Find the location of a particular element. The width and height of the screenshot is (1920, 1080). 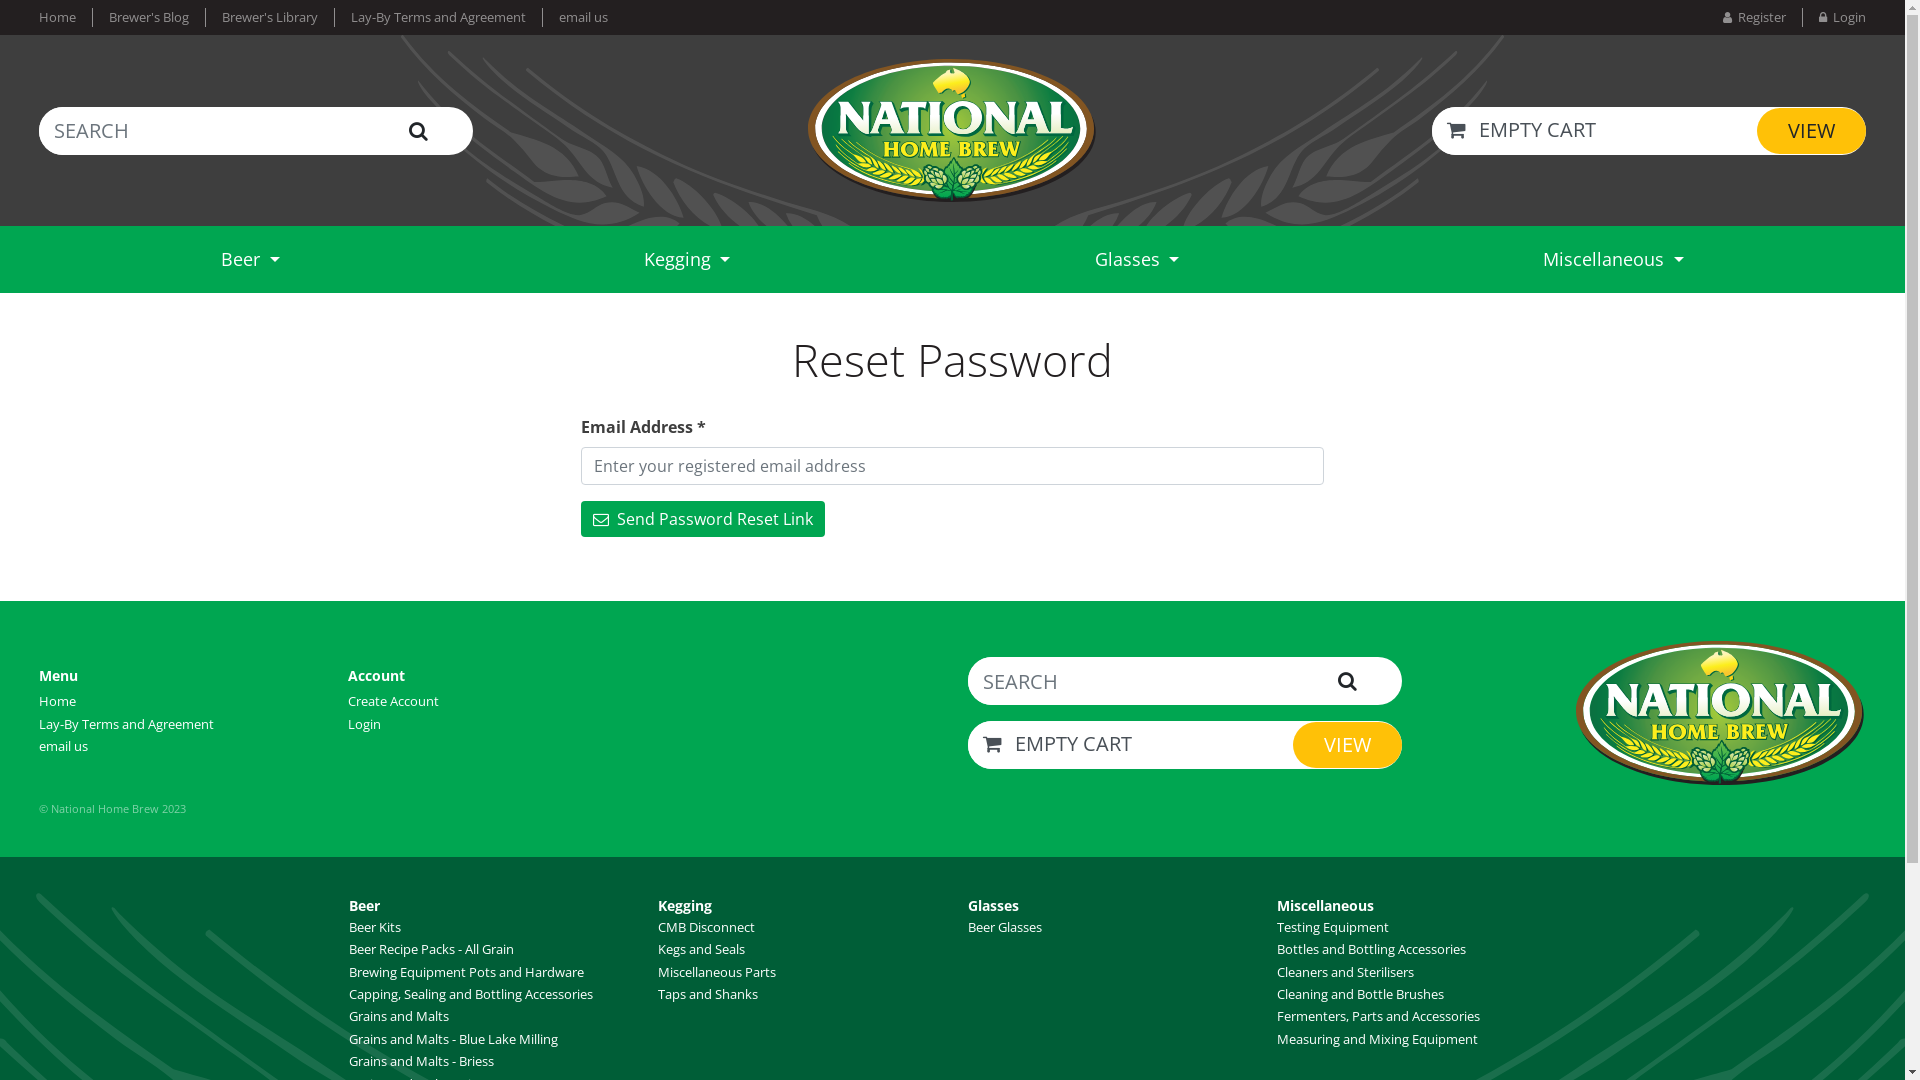

'Beer Kits' is located at coordinates (349, 926).